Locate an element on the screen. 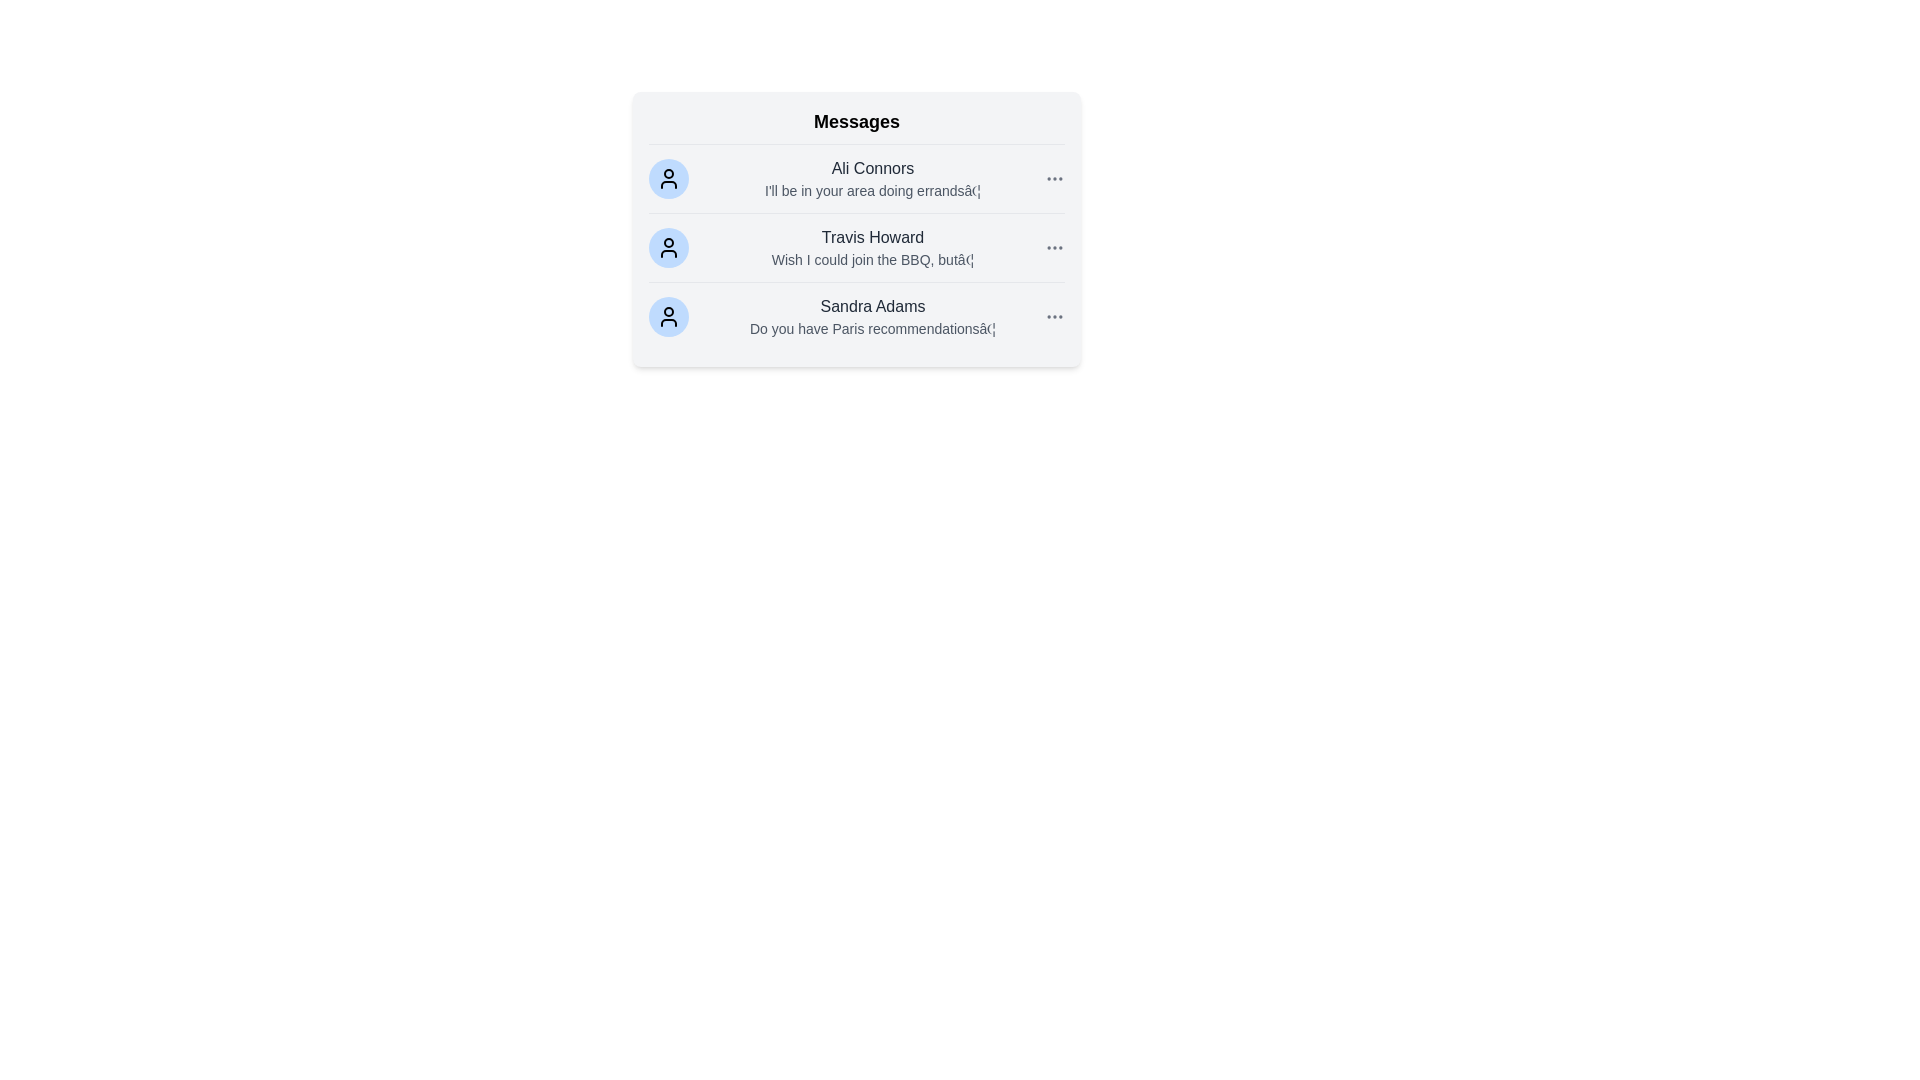  the text label displaying 'Sandra Adams' is located at coordinates (873, 307).